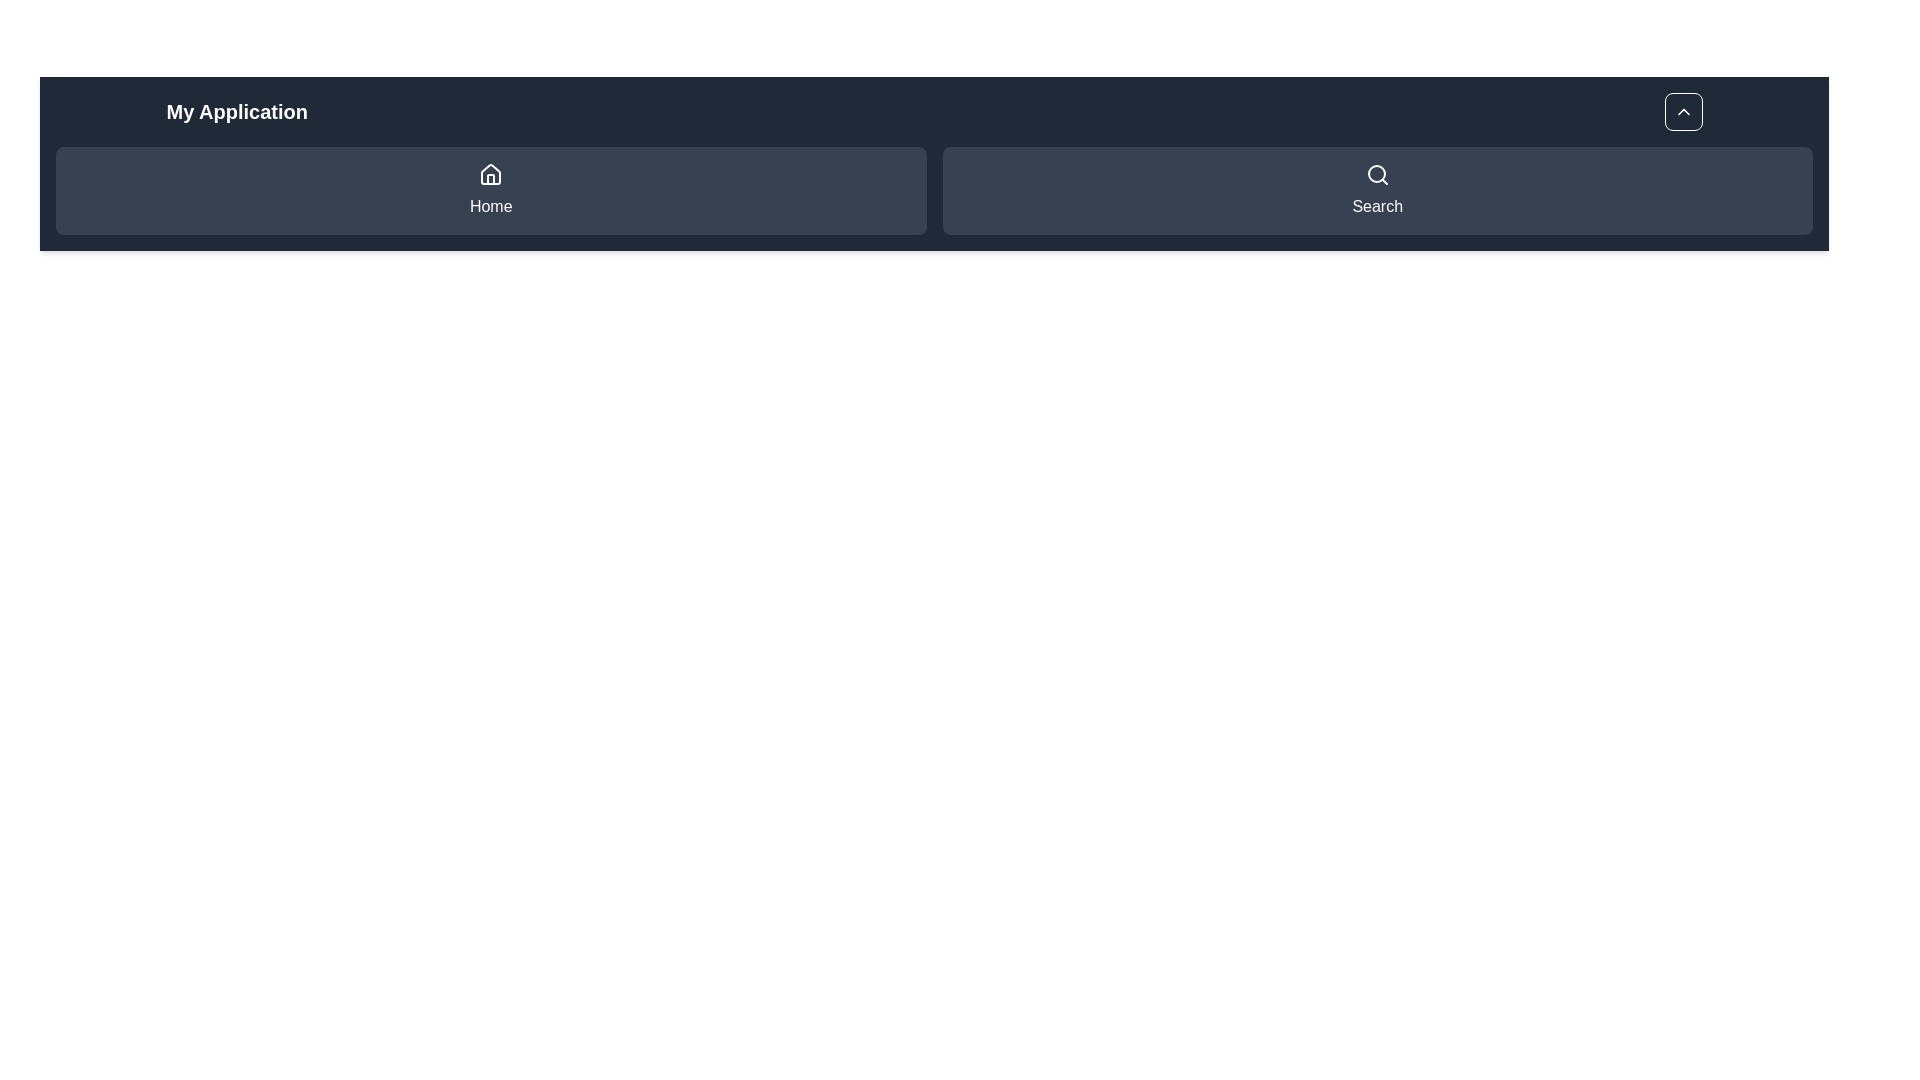 Image resolution: width=1920 pixels, height=1080 pixels. I want to click on the navigation button located on the left side of the layout, which is the first item in its row, so click(491, 191).